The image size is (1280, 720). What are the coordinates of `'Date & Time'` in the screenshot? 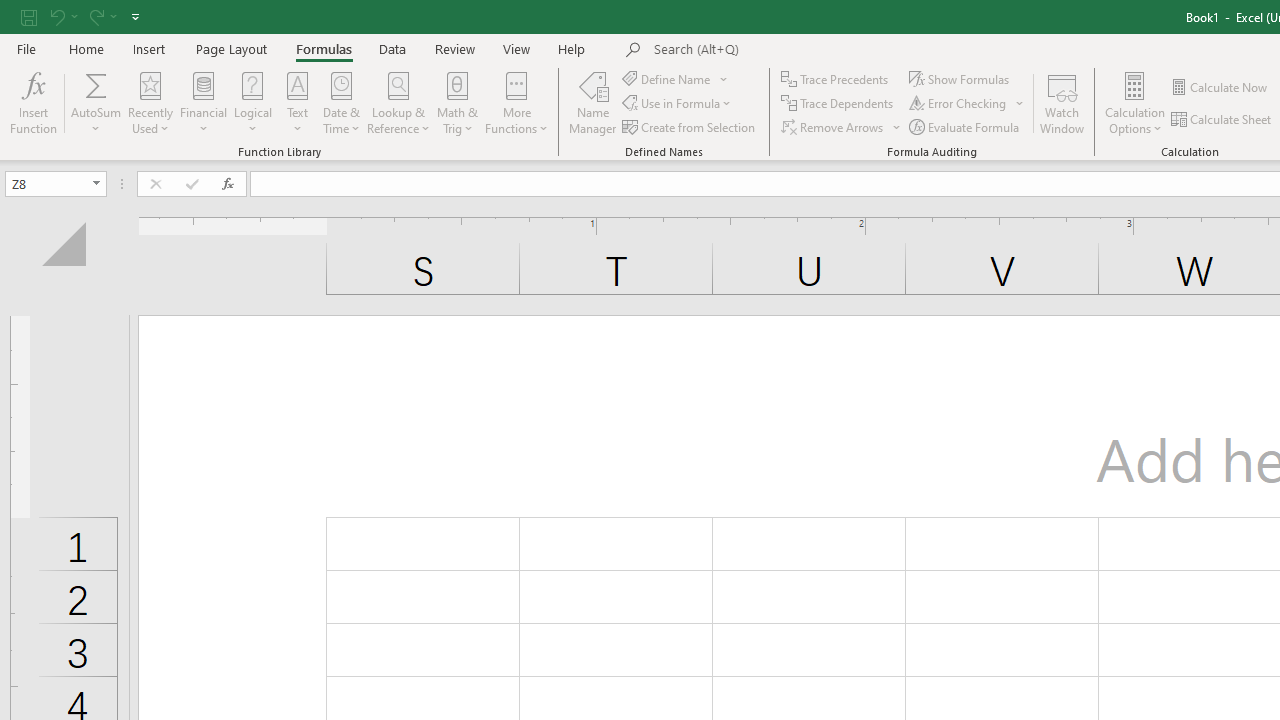 It's located at (342, 103).